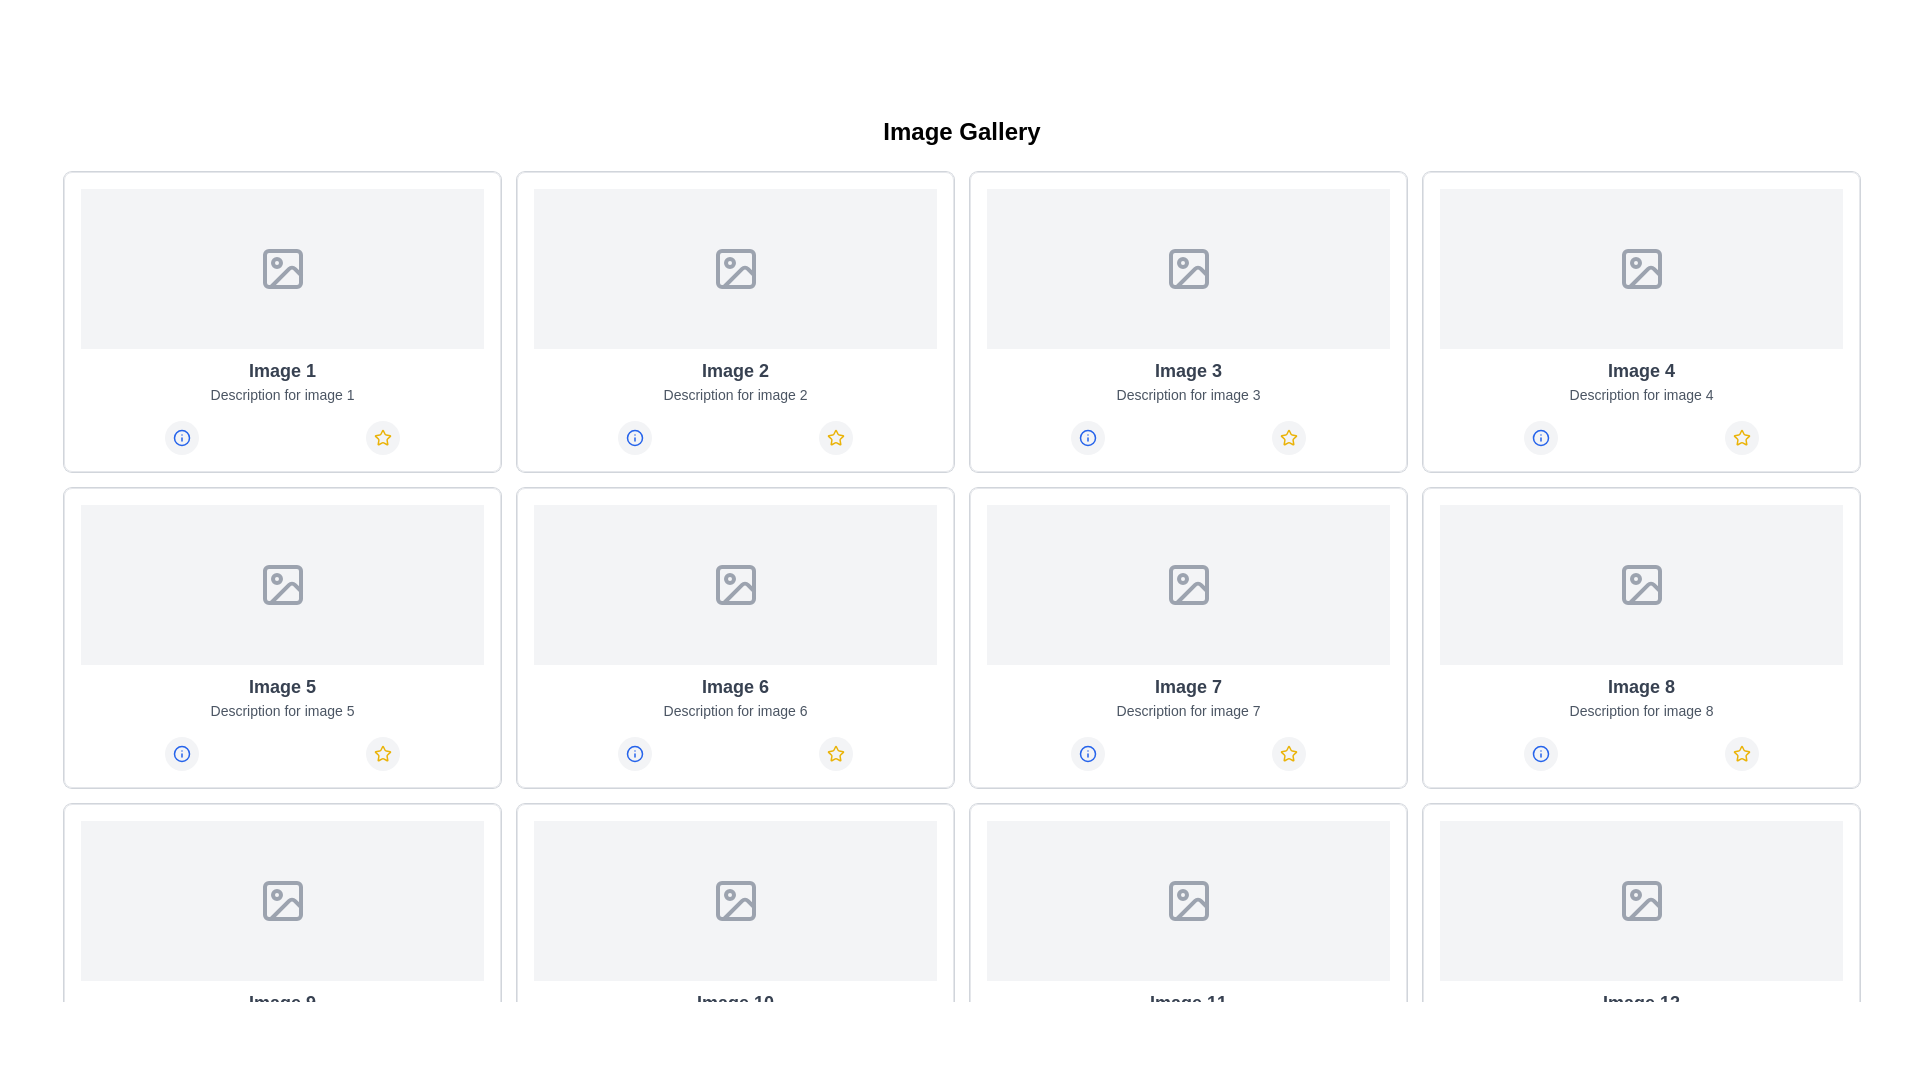 The height and width of the screenshot is (1080, 1920). Describe the element at coordinates (633, 753) in the screenshot. I see `the circular button with a light gray background and blue border containing an 'i' symbol` at that location.